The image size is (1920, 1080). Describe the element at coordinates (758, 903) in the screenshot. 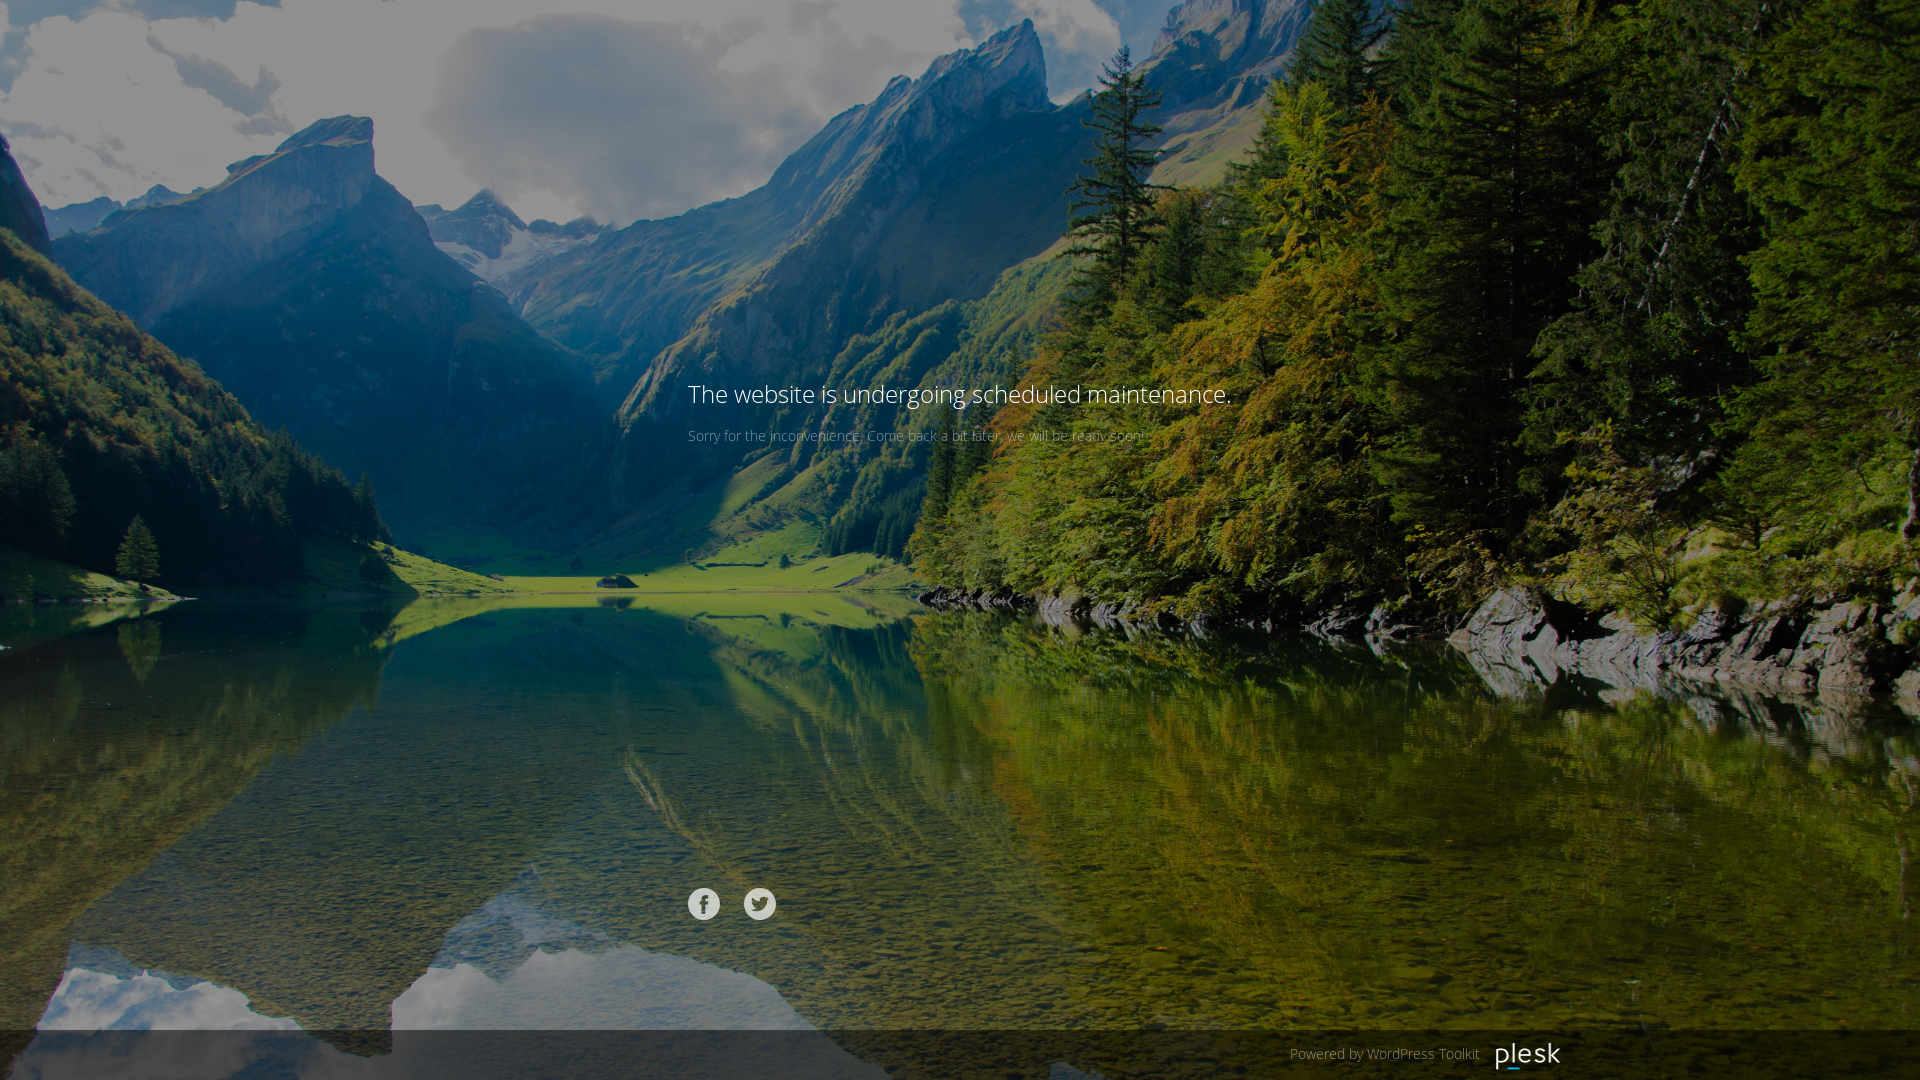

I see `'Twitter'` at that location.